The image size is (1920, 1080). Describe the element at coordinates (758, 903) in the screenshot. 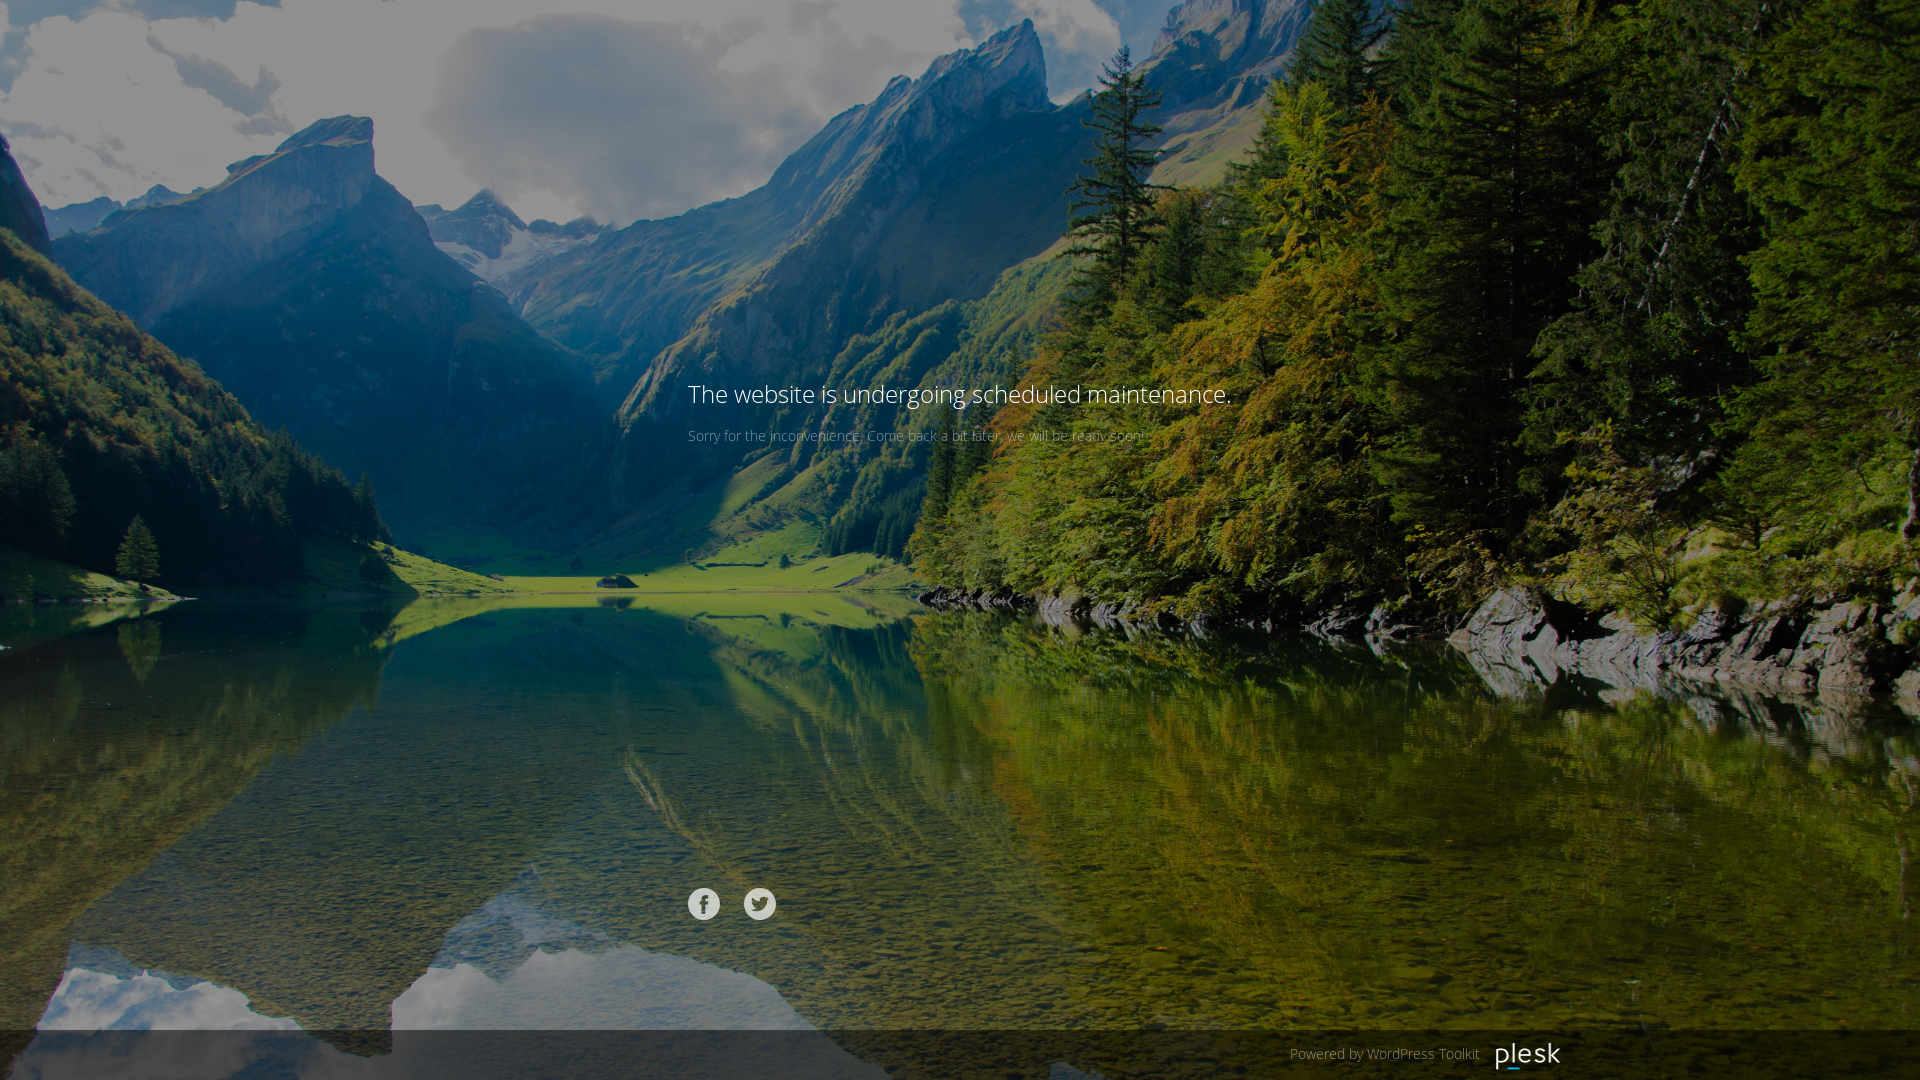

I see `'Twitter'` at that location.